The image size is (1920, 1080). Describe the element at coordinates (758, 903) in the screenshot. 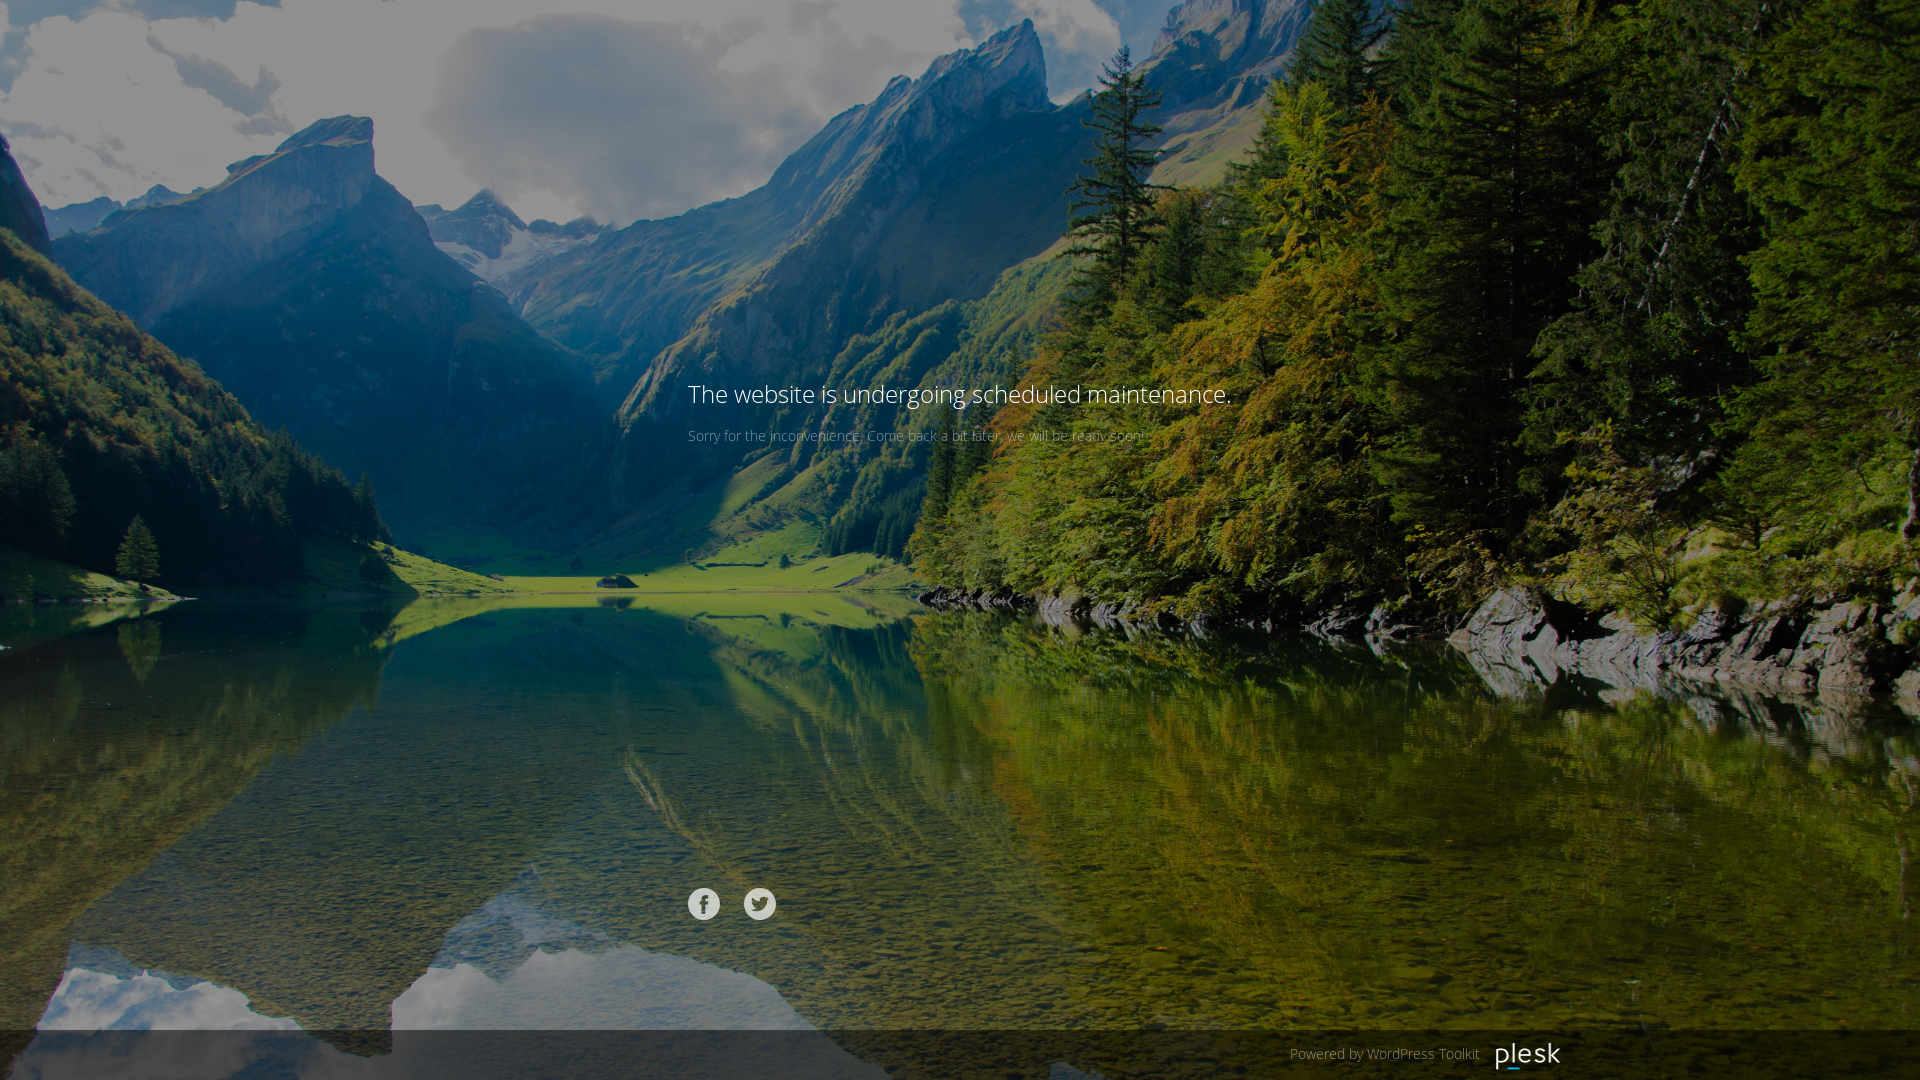

I see `'Twitter'` at that location.